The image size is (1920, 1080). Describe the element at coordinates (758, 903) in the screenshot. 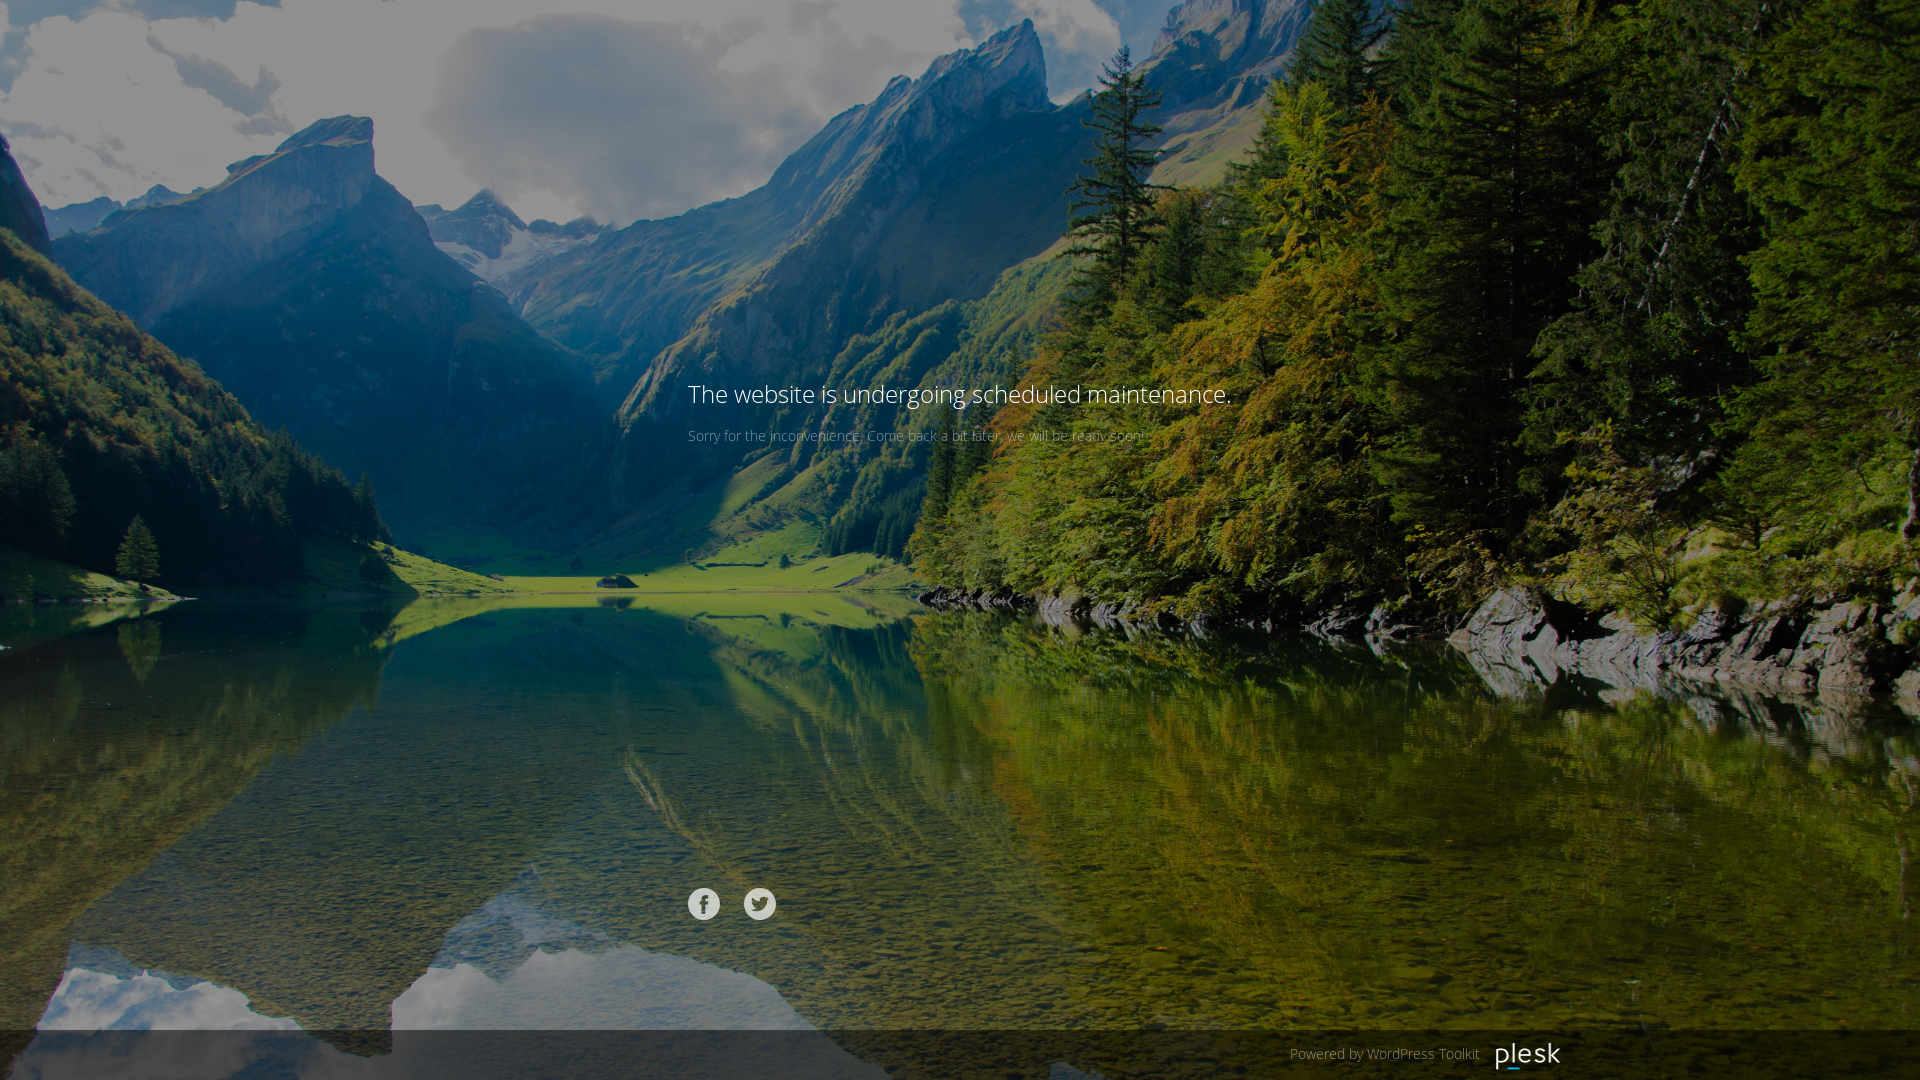

I see `'Twitter'` at that location.